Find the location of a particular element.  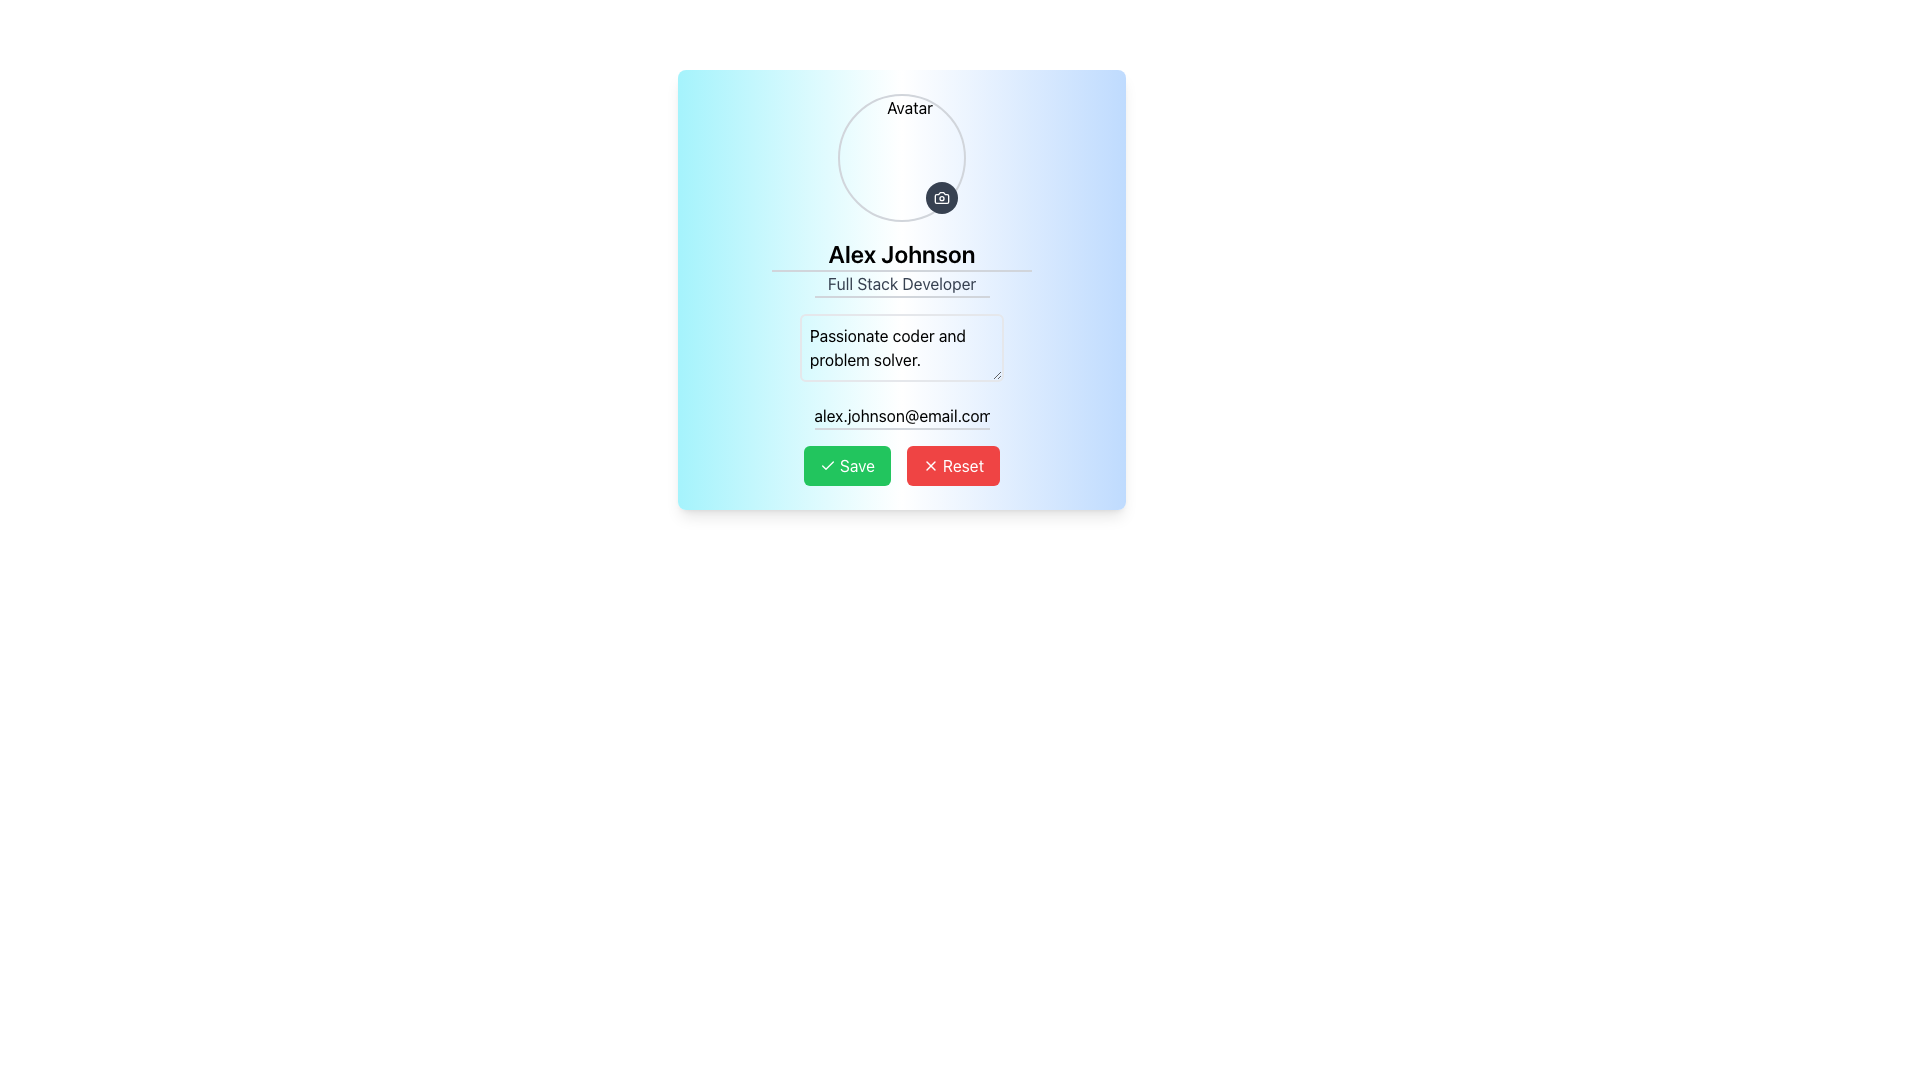

the 'Save' button located at the bottom left of the user profile card is located at coordinates (847, 466).